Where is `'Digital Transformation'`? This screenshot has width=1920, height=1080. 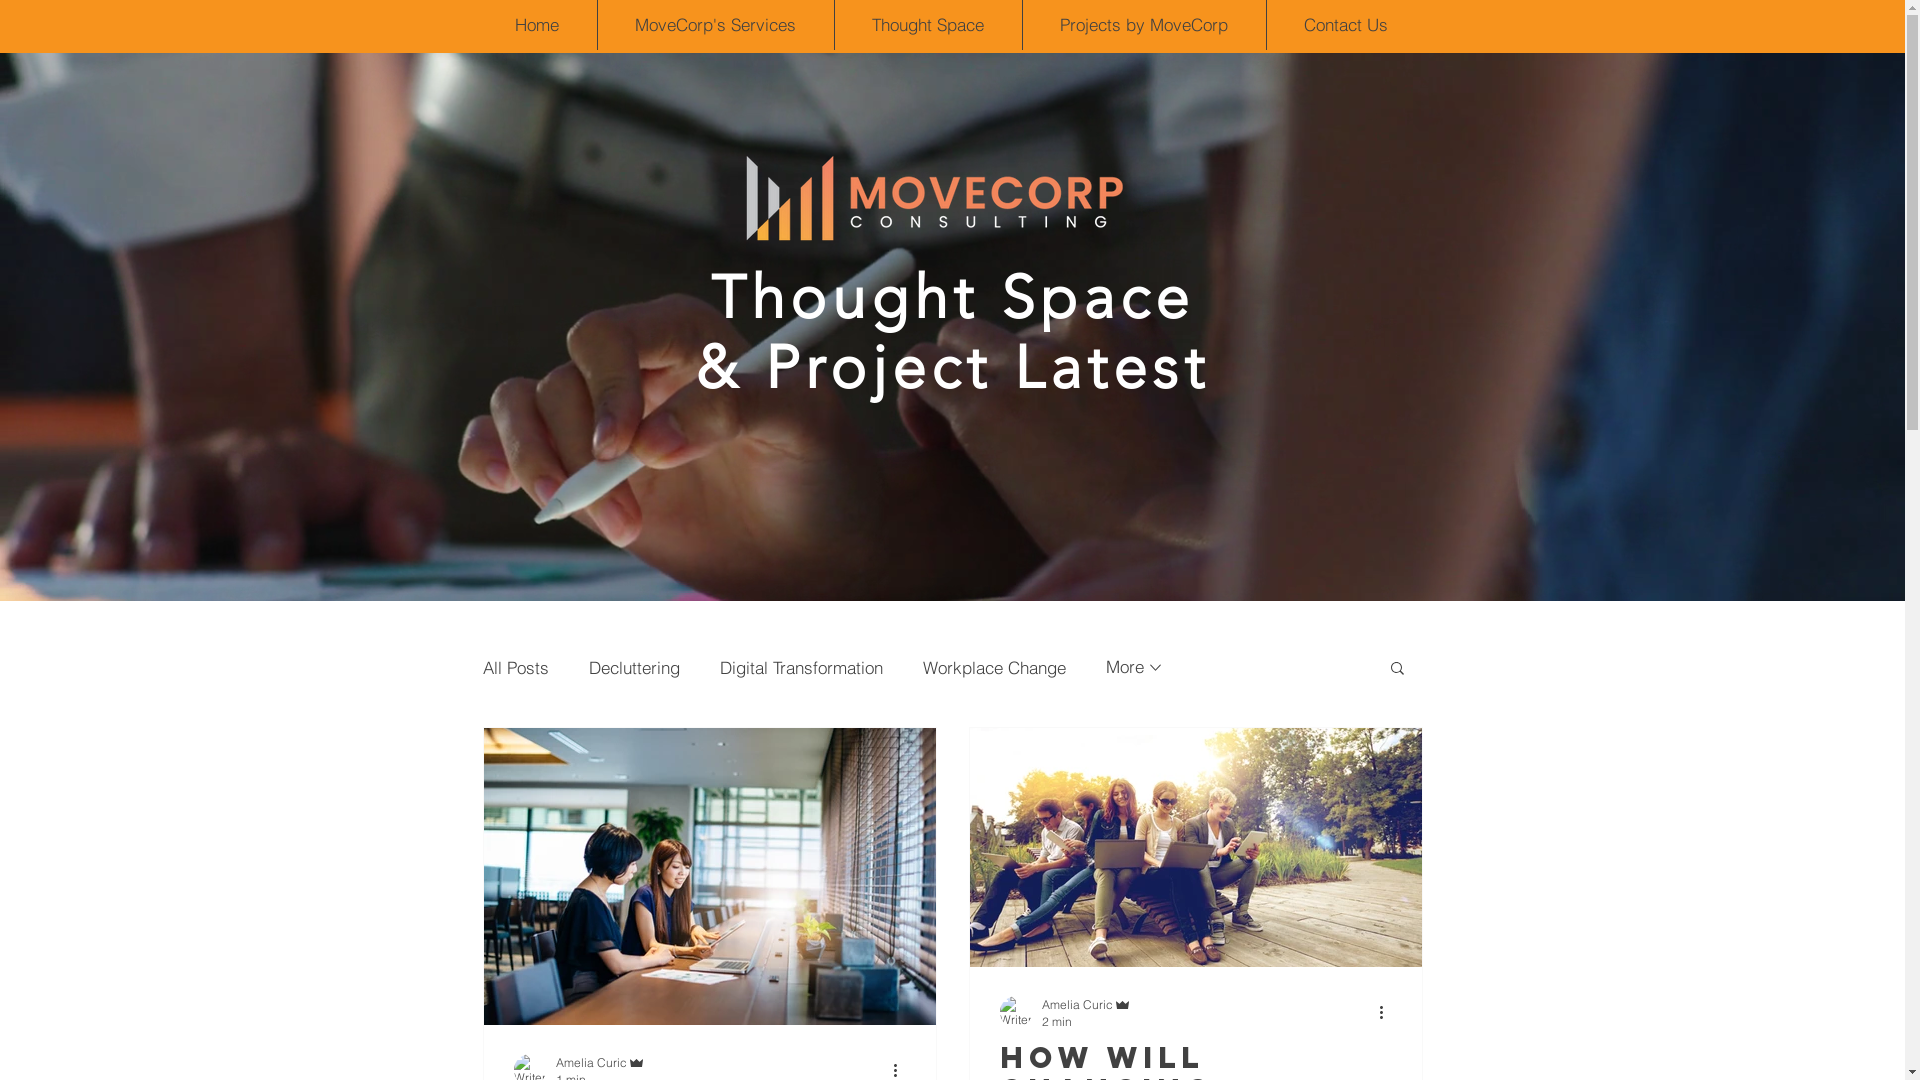
'Digital Transformation' is located at coordinates (801, 666).